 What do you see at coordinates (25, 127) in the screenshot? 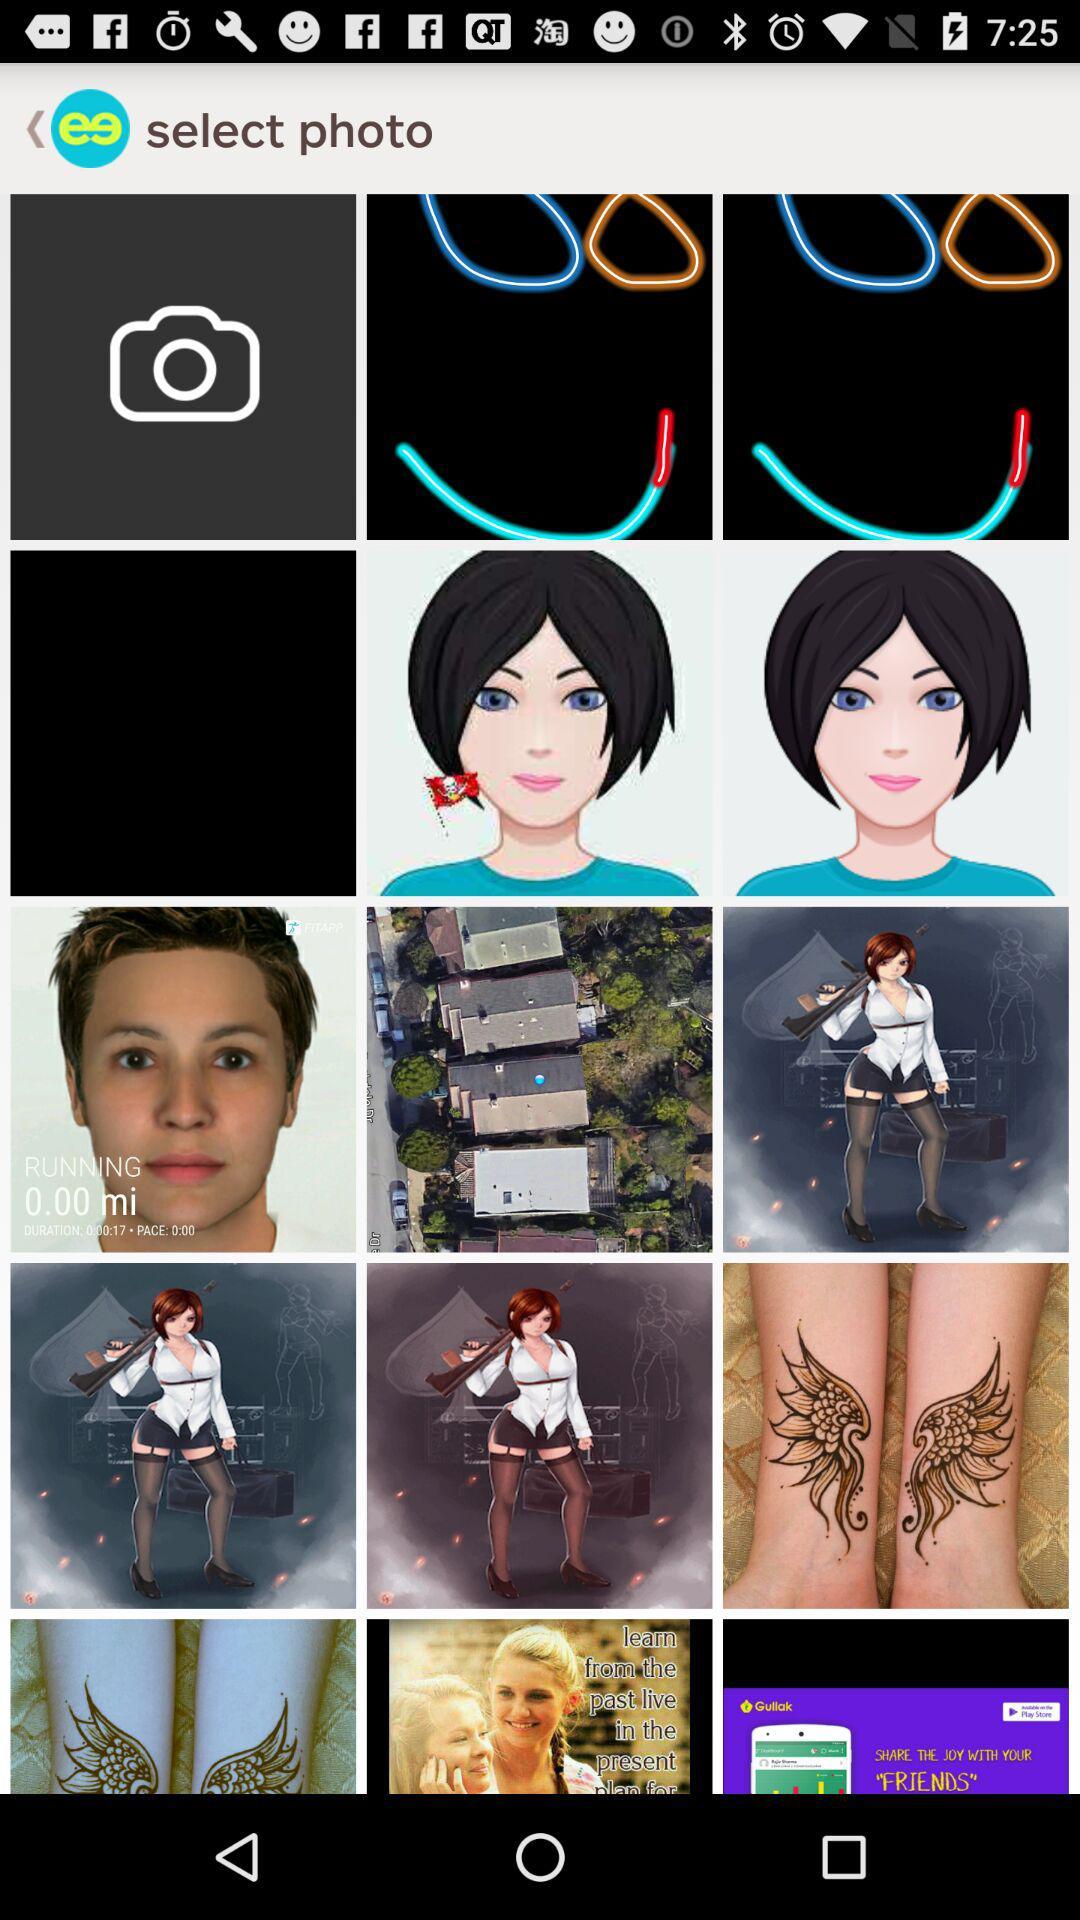
I see `go back` at bounding box center [25, 127].